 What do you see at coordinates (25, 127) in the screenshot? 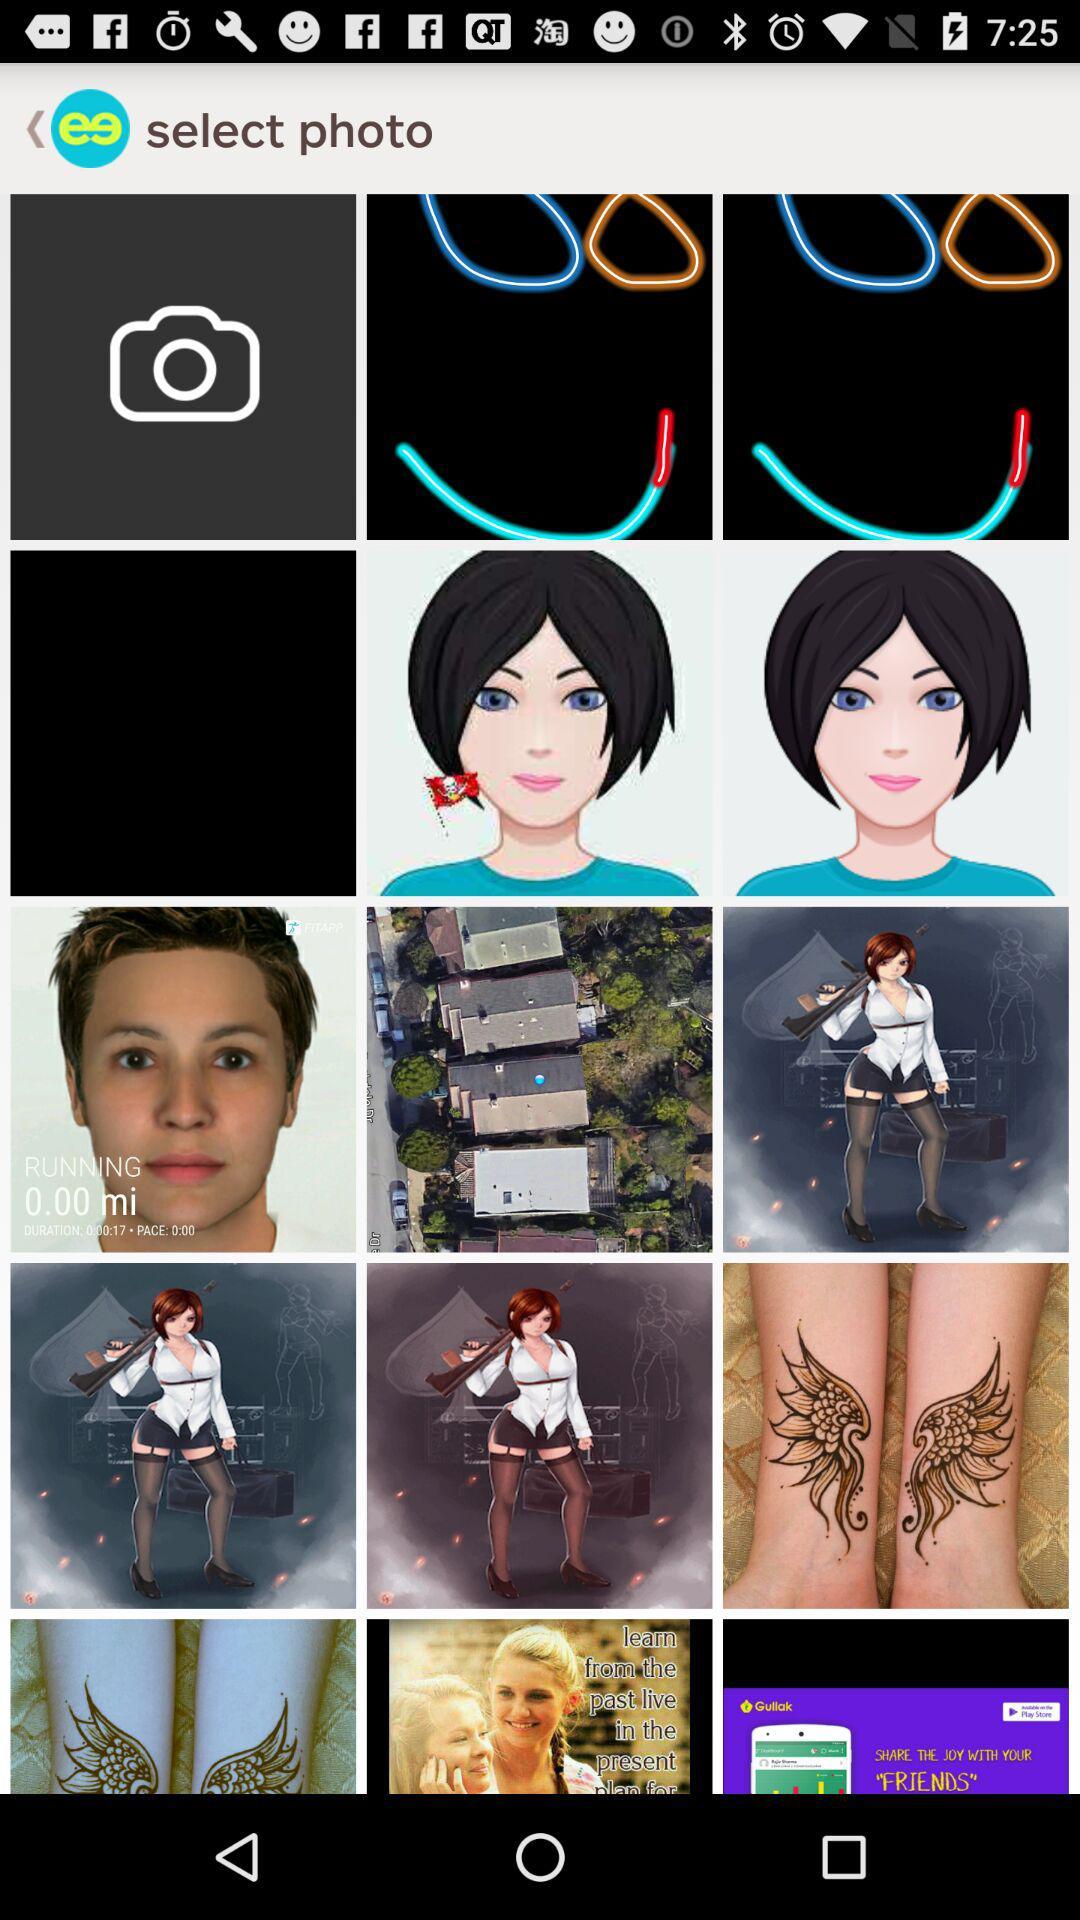
I see `go back` at bounding box center [25, 127].